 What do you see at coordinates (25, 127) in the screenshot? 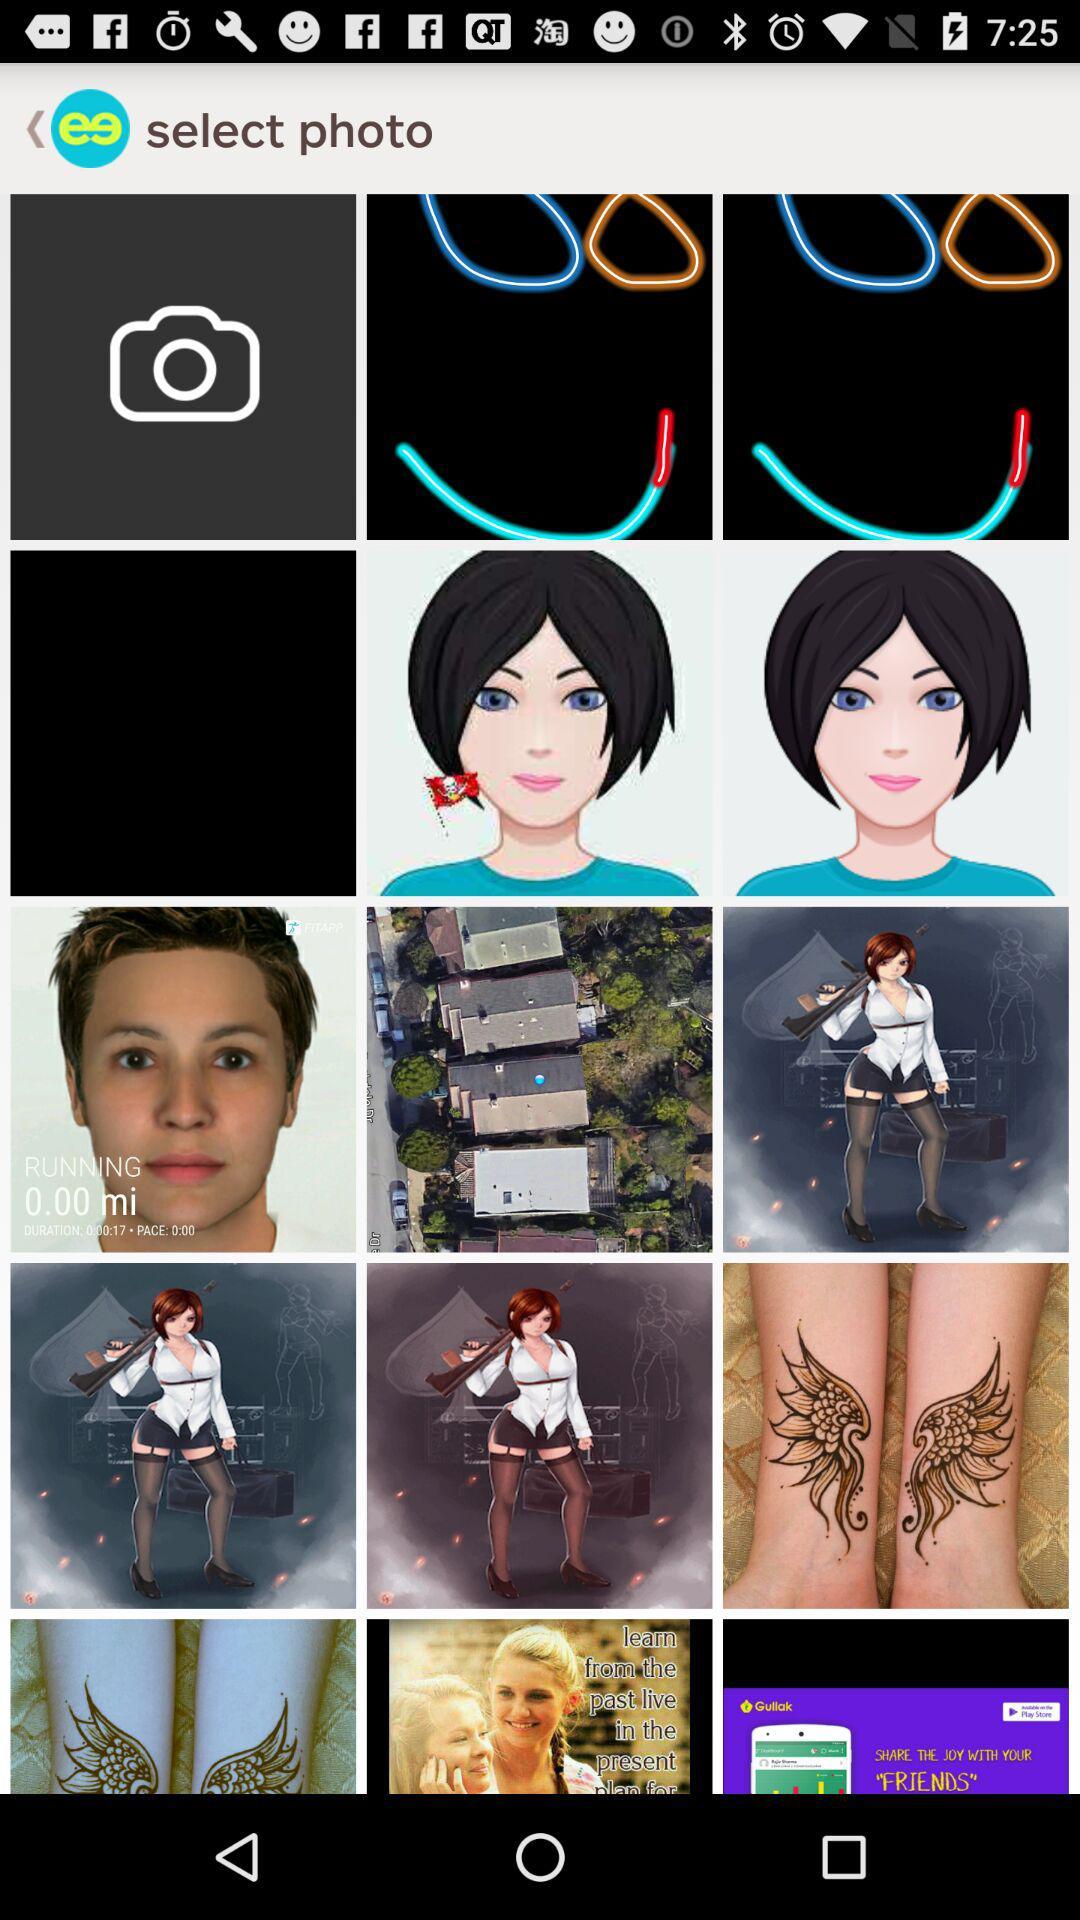
I see `go back` at bounding box center [25, 127].